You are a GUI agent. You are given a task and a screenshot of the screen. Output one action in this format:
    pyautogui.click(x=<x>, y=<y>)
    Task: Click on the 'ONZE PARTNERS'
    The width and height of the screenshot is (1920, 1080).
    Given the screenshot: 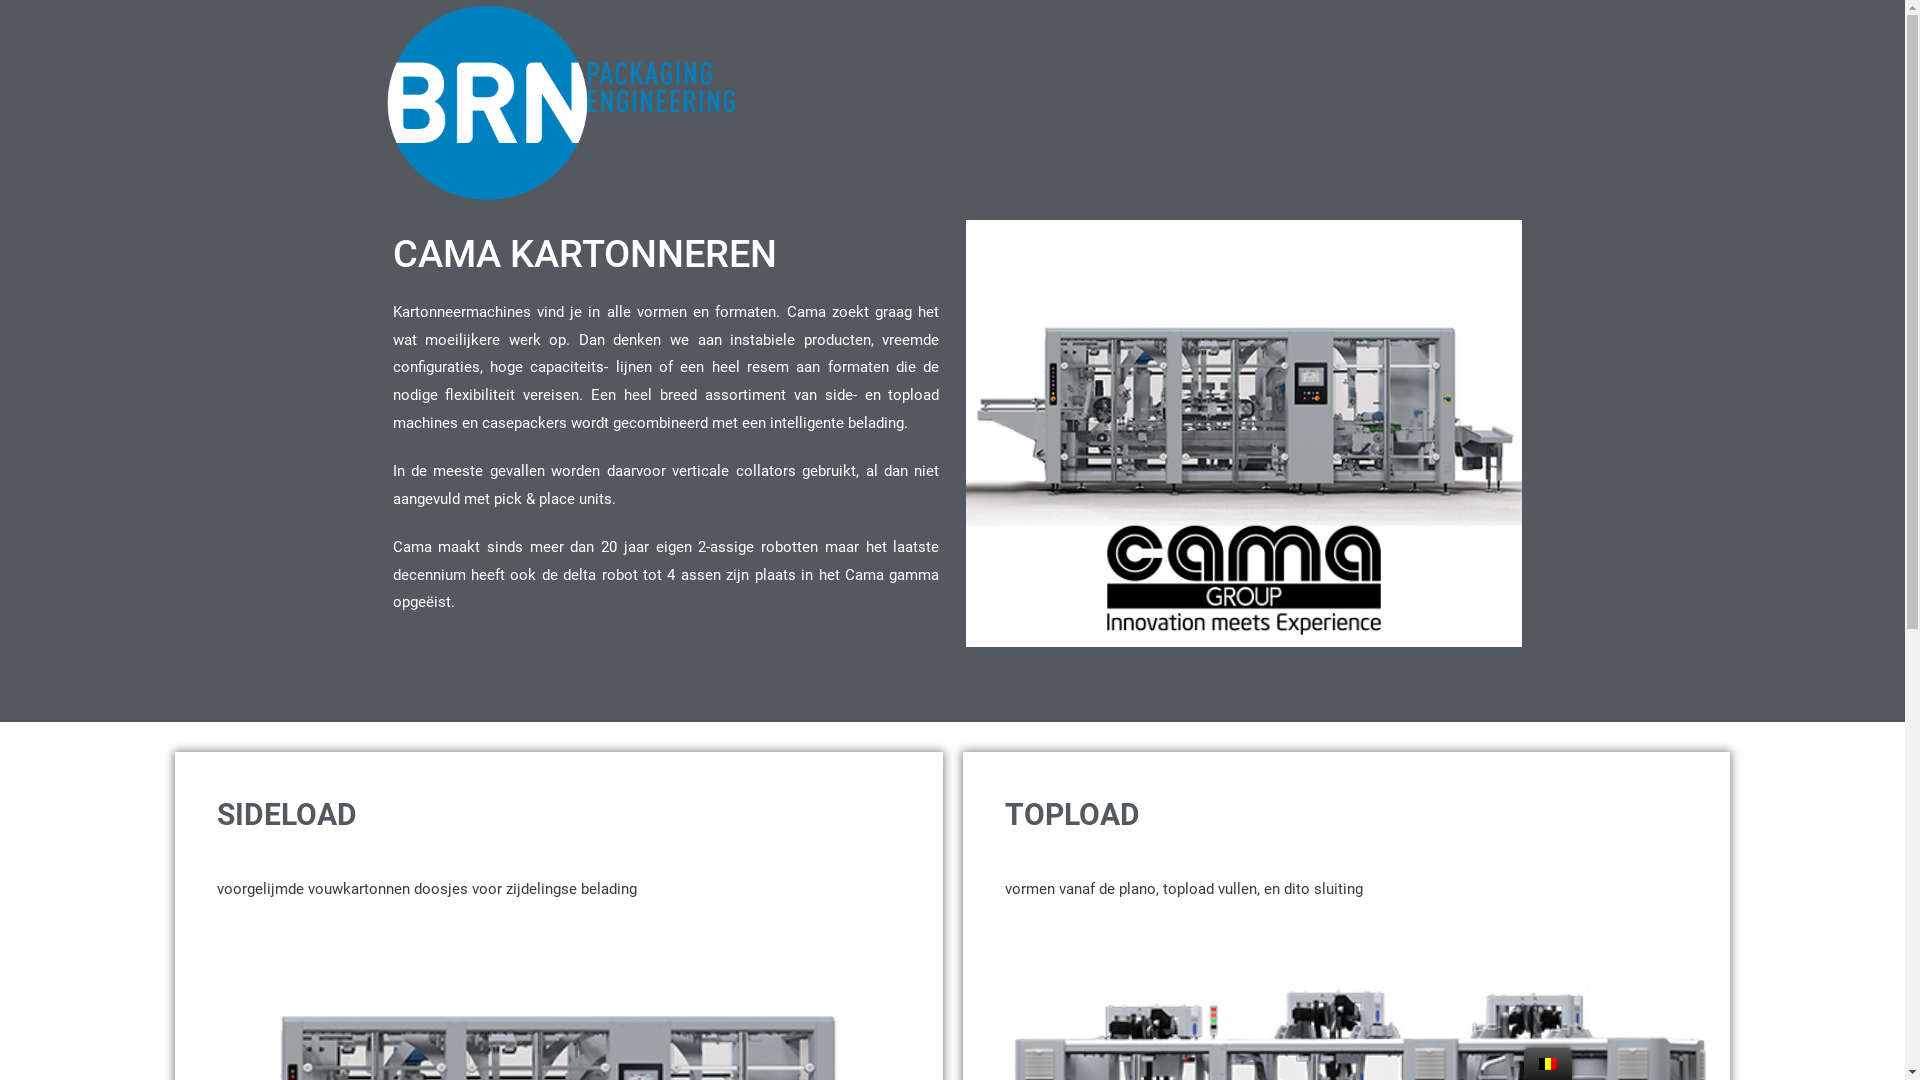 What is the action you would take?
    pyautogui.click(x=1177, y=72)
    